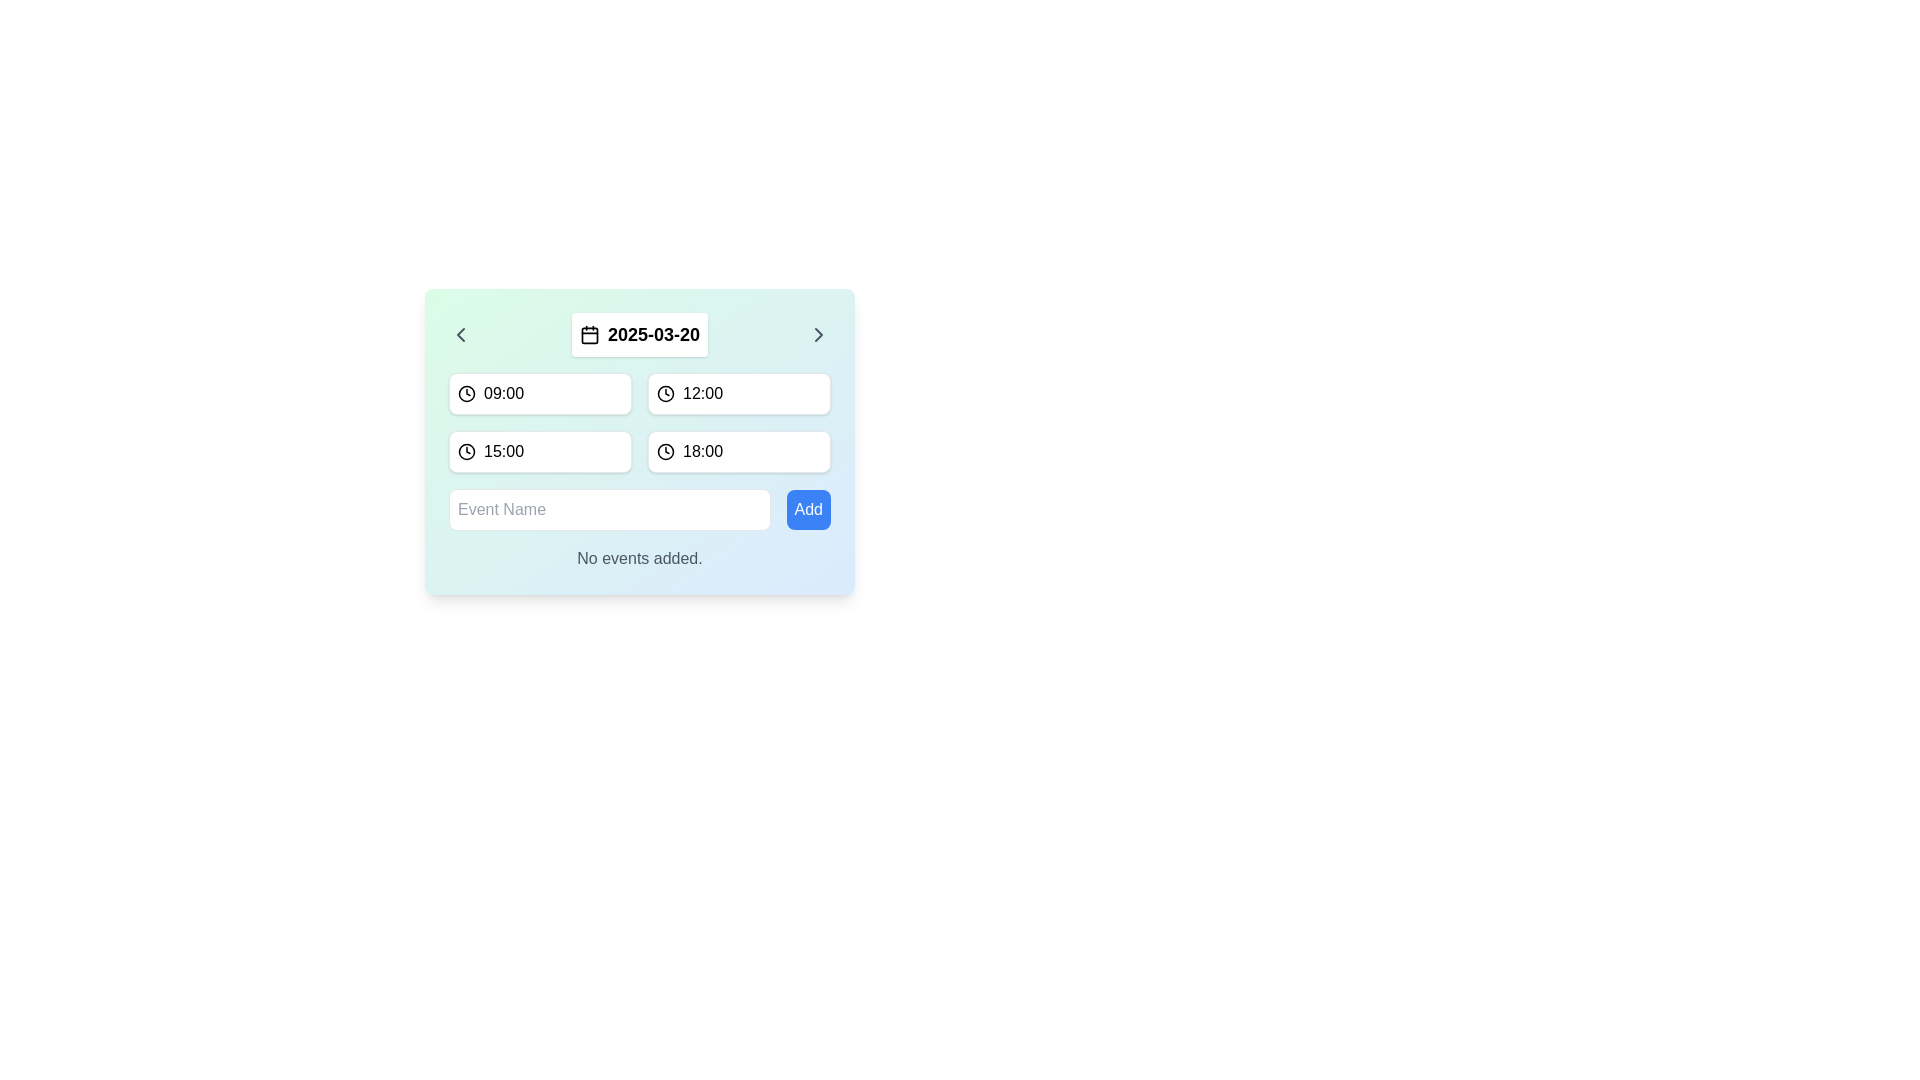 The image size is (1920, 1080). I want to click on the right-facing chevron icon located at the far right of the header in the calendar interface, so click(819, 334).